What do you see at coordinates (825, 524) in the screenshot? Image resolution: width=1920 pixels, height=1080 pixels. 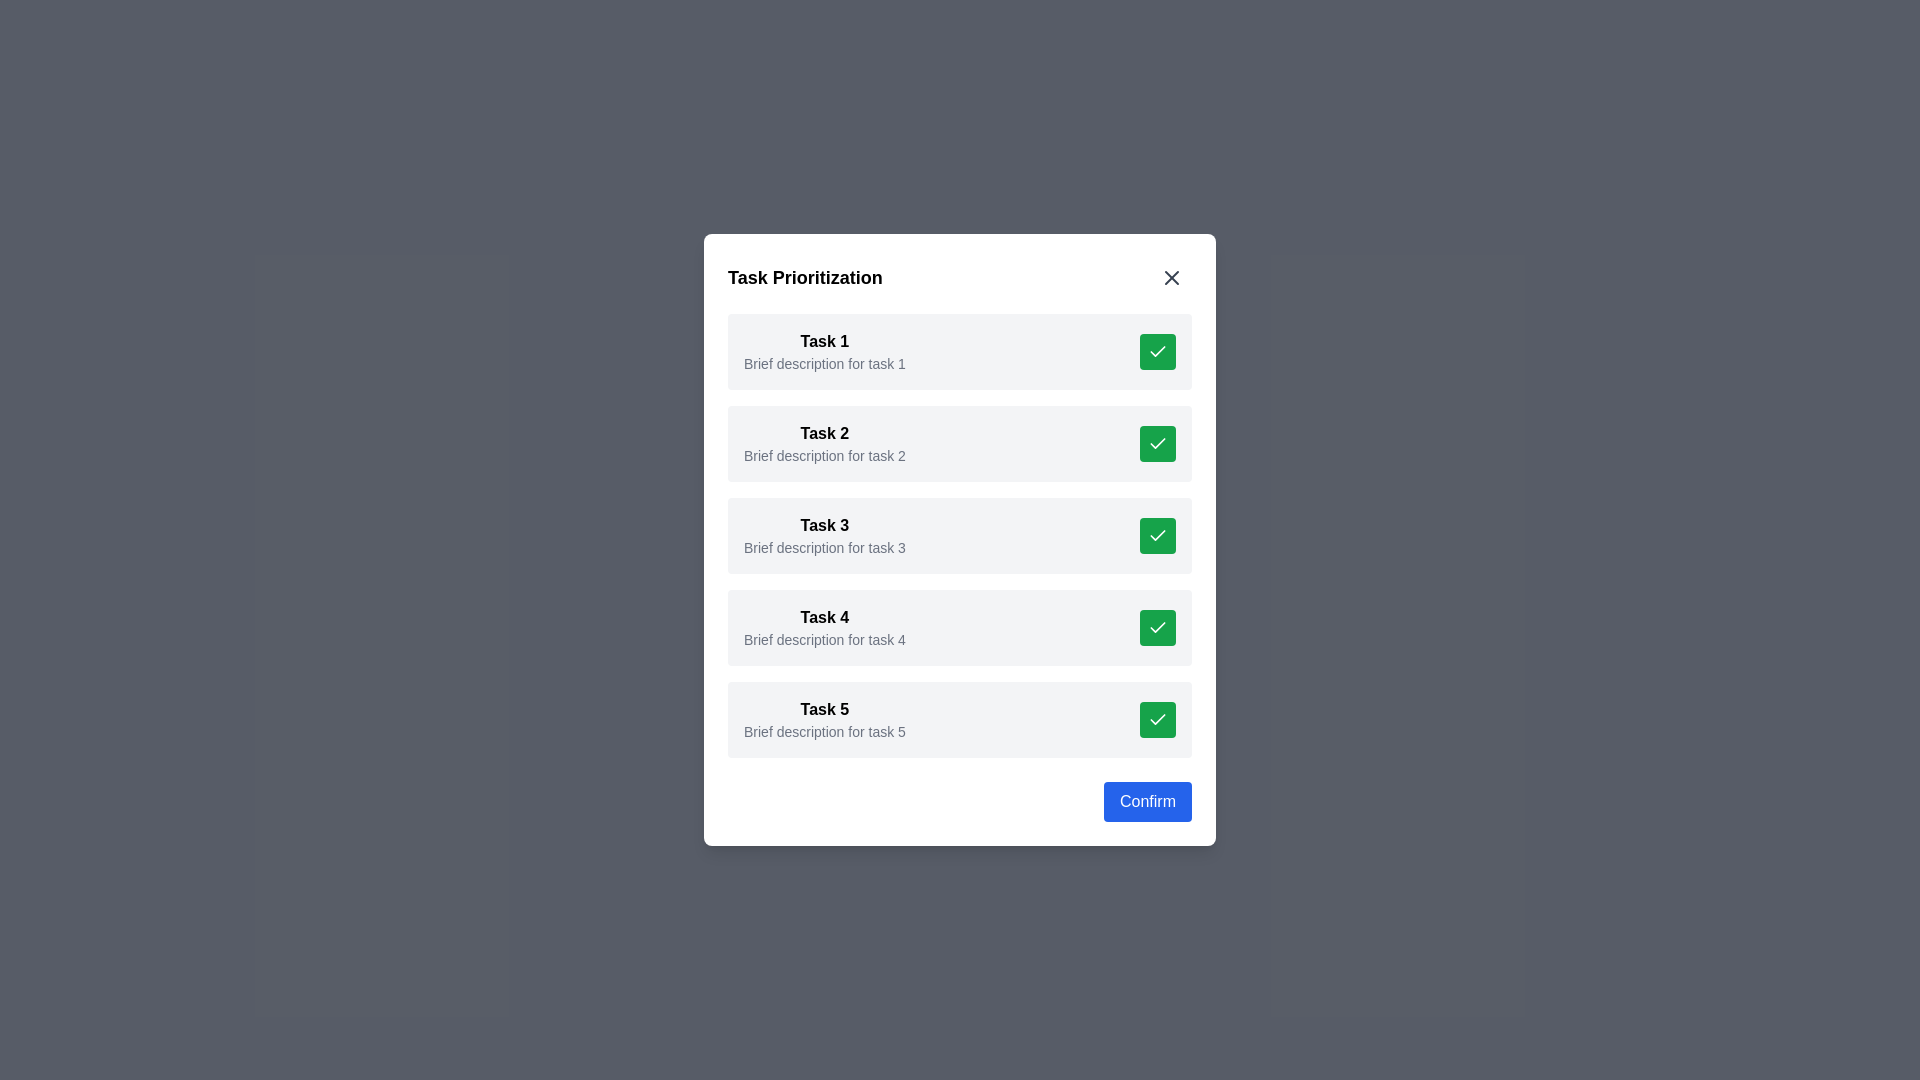 I see `the static text label that serves as the title for the third task in the 'Task Prioritization' list` at bounding box center [825, 524].